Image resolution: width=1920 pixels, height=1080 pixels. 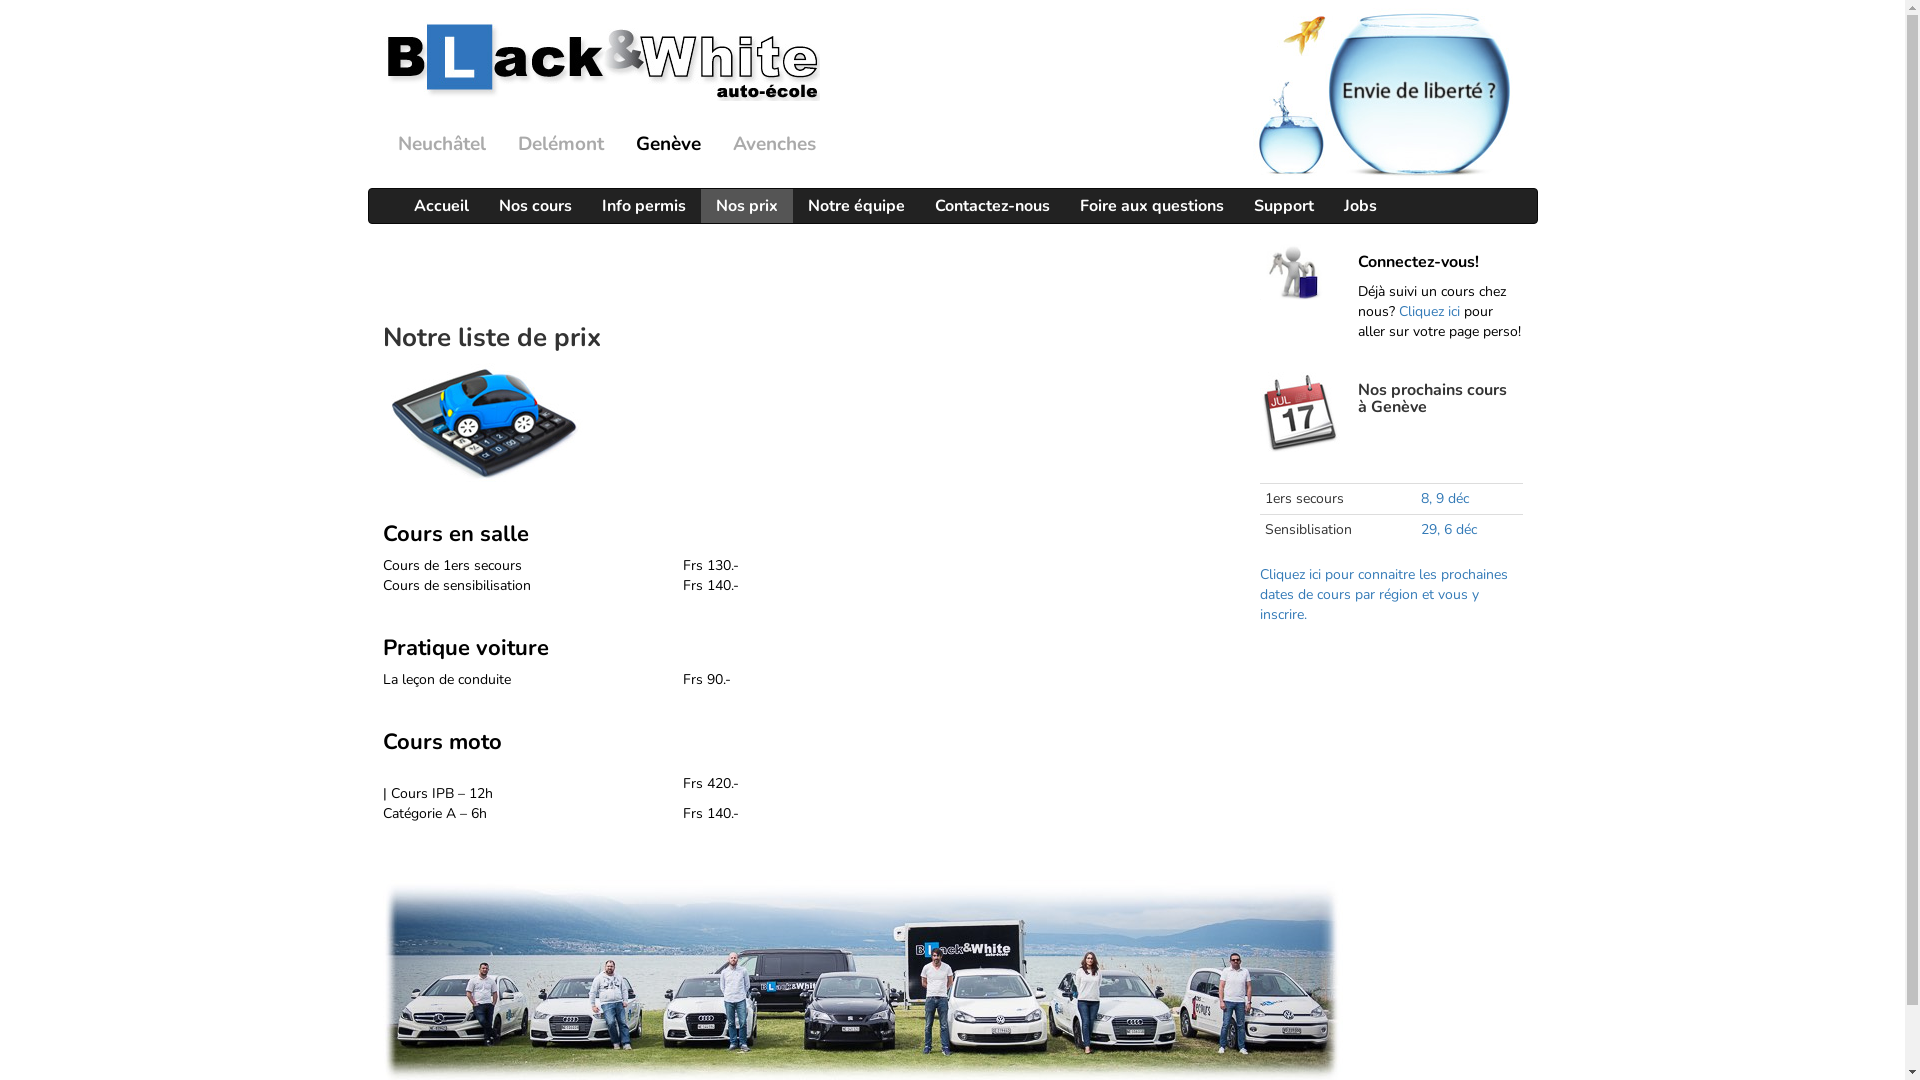 I want to click on 'Foire aux questions', so click(x=1151, y=205).